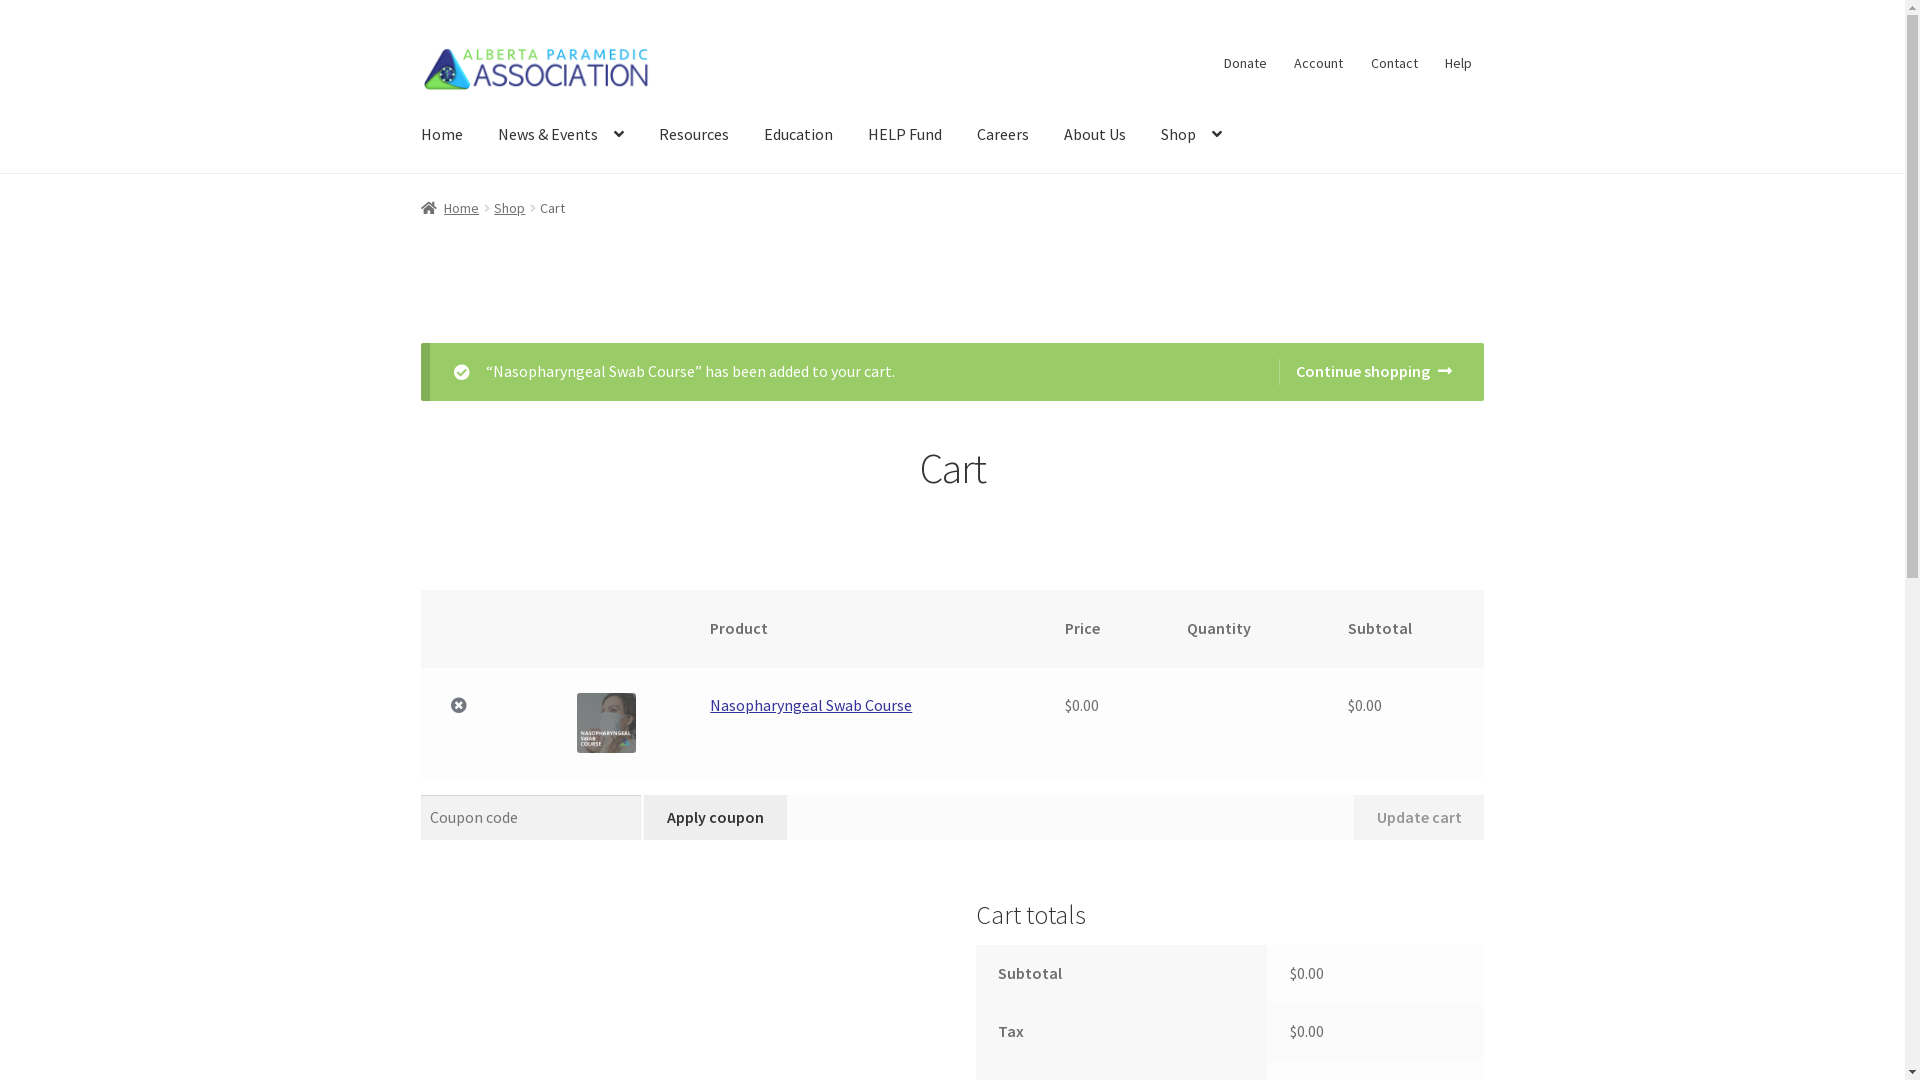  Describe the element at coordinates (904, 135) in the screenshot. I see `'HELP Fund'` at that location.